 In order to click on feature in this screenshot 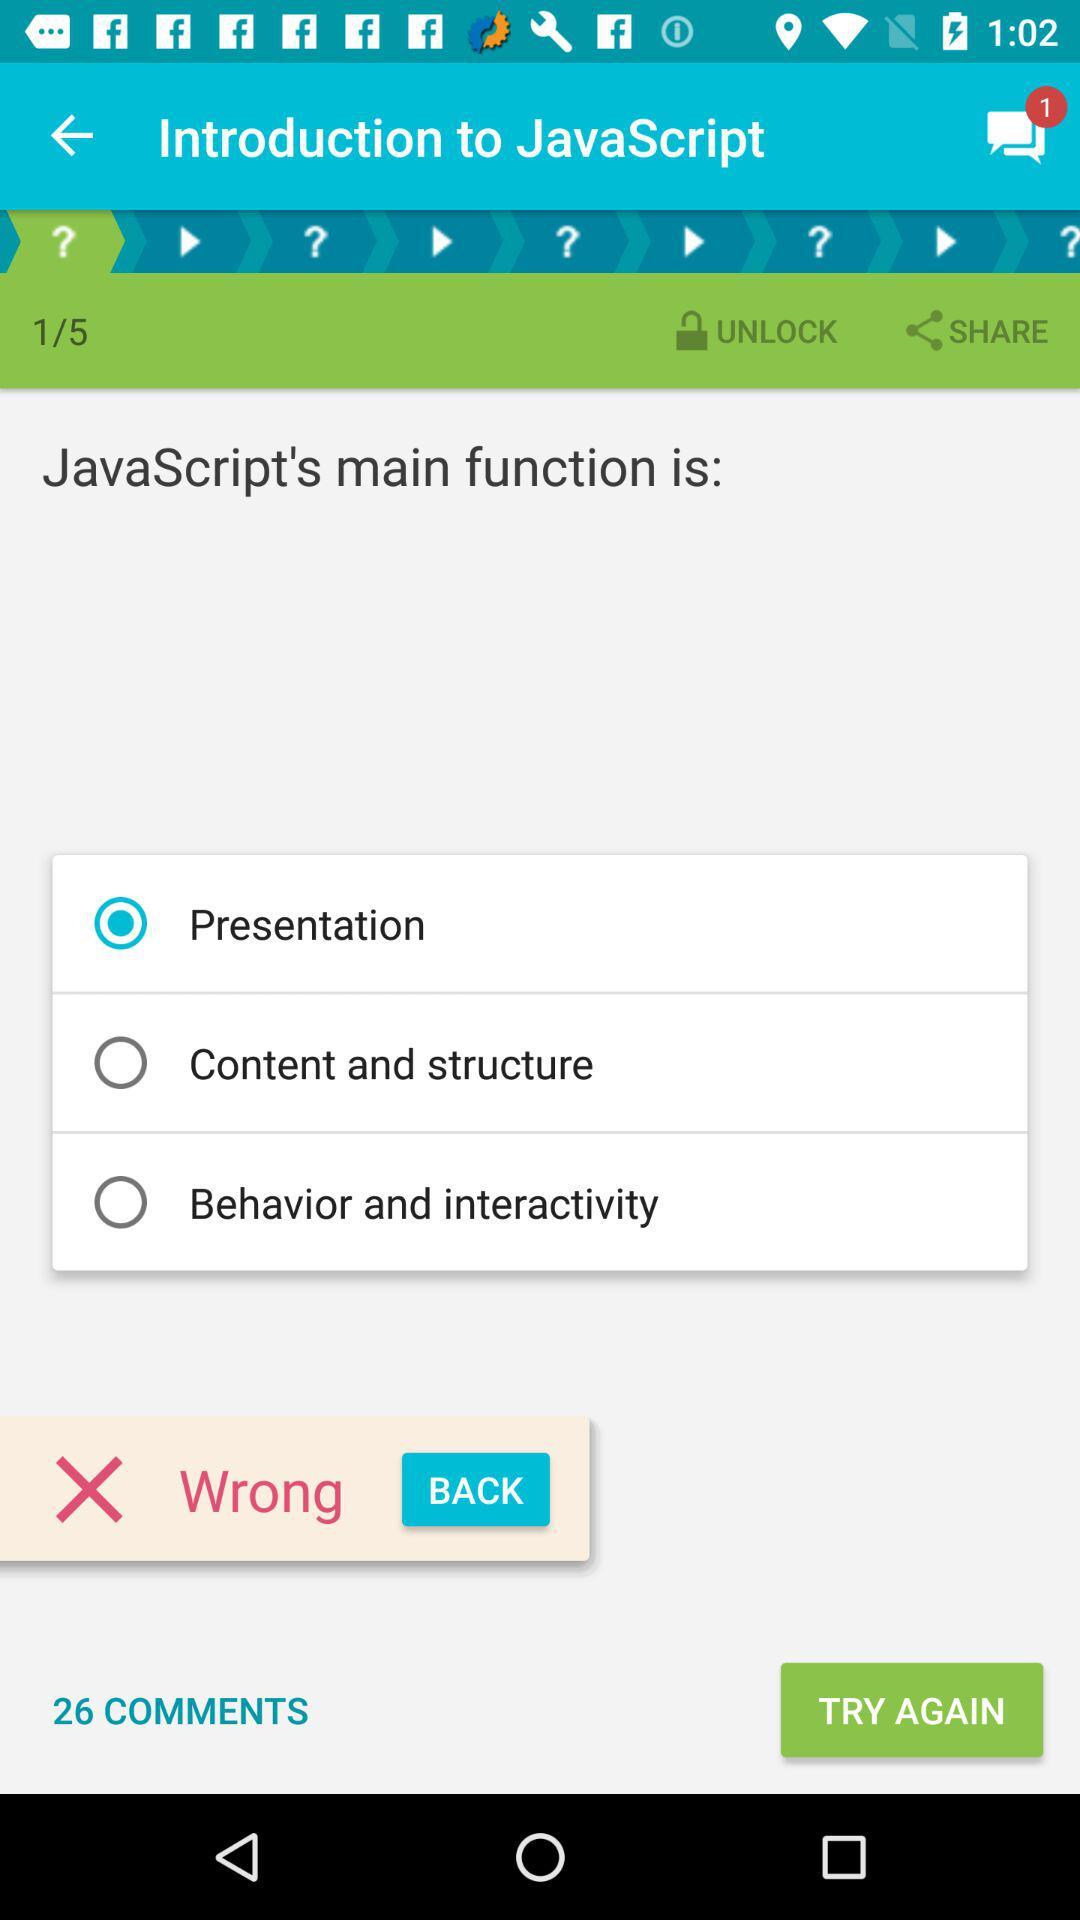, I will do `click(189, 240)`.